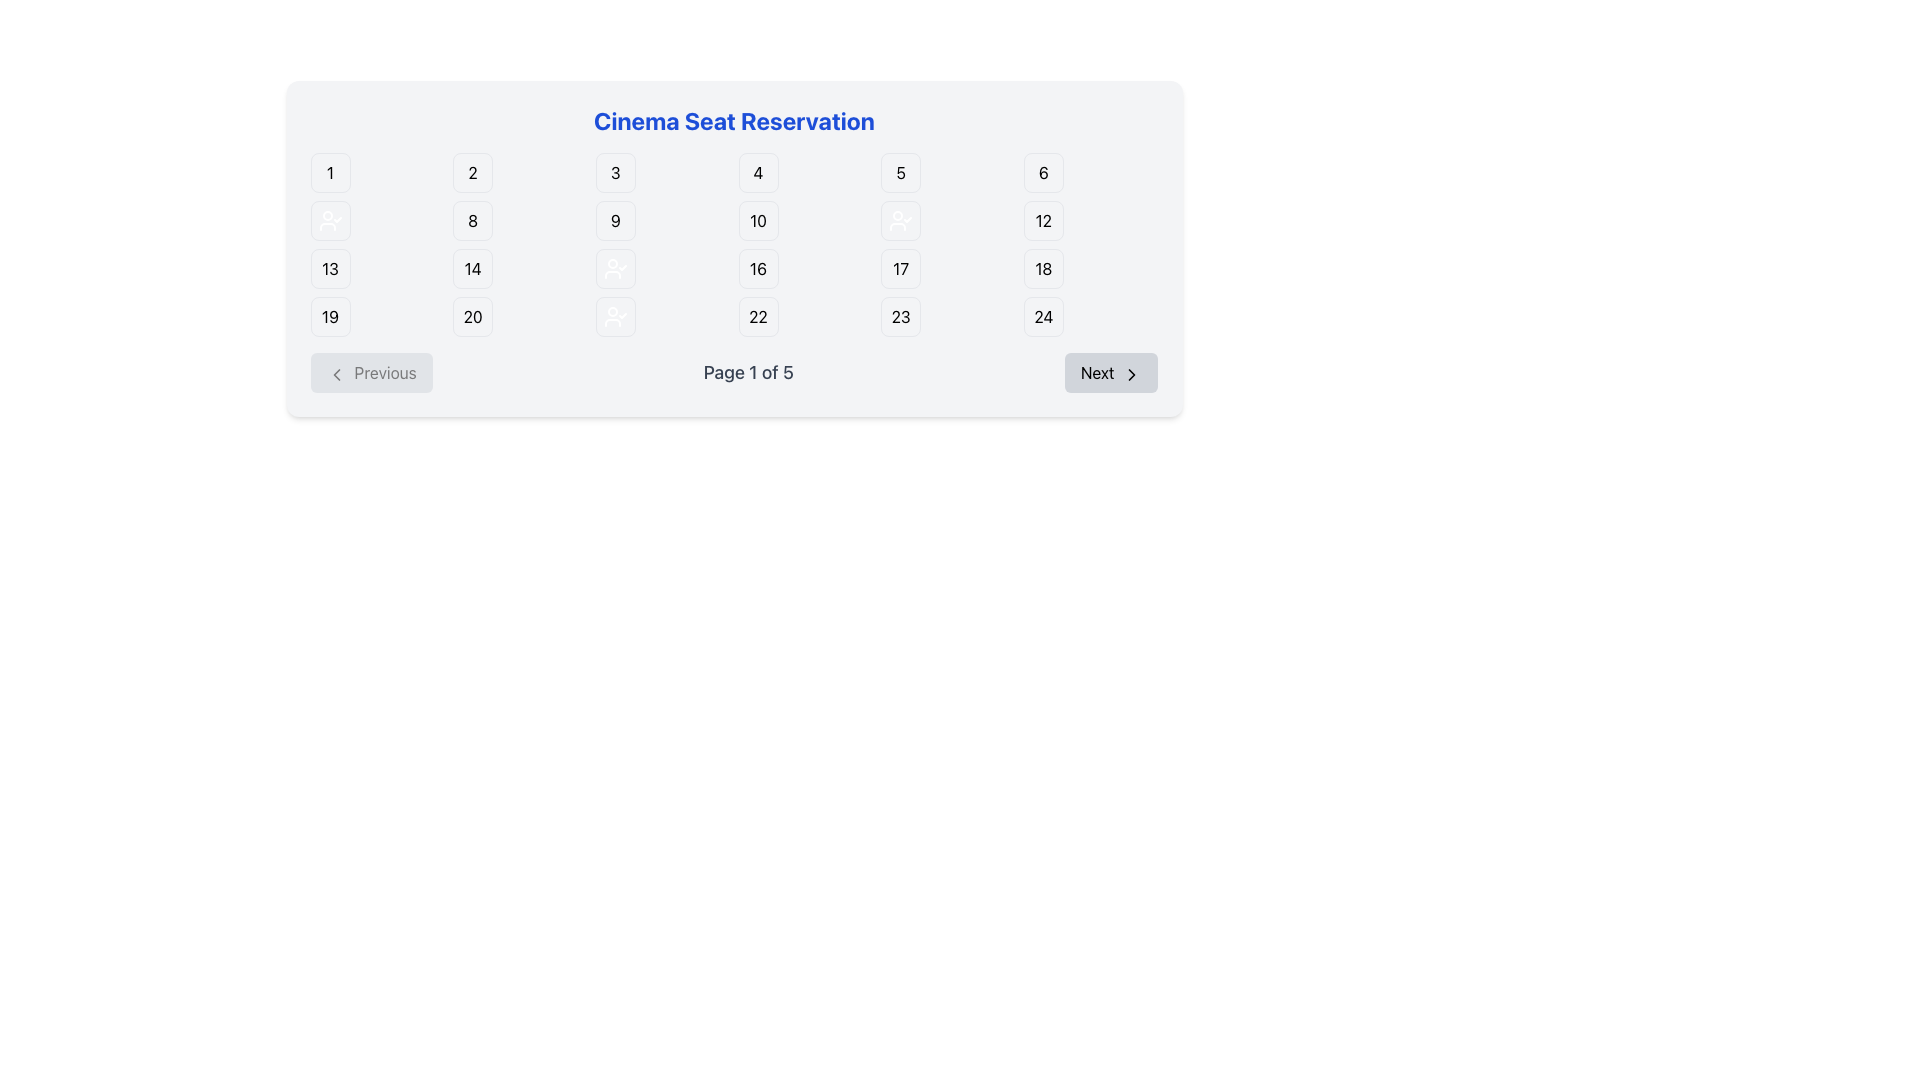 The image size is (1920, 1080). What do you see at coordinates (472, 220) in the screenshot?
I see `the static label indicating Seat 8 in the cinema reservation layout, located in the second row and second column of the grid` at bounding box center [472, 220].